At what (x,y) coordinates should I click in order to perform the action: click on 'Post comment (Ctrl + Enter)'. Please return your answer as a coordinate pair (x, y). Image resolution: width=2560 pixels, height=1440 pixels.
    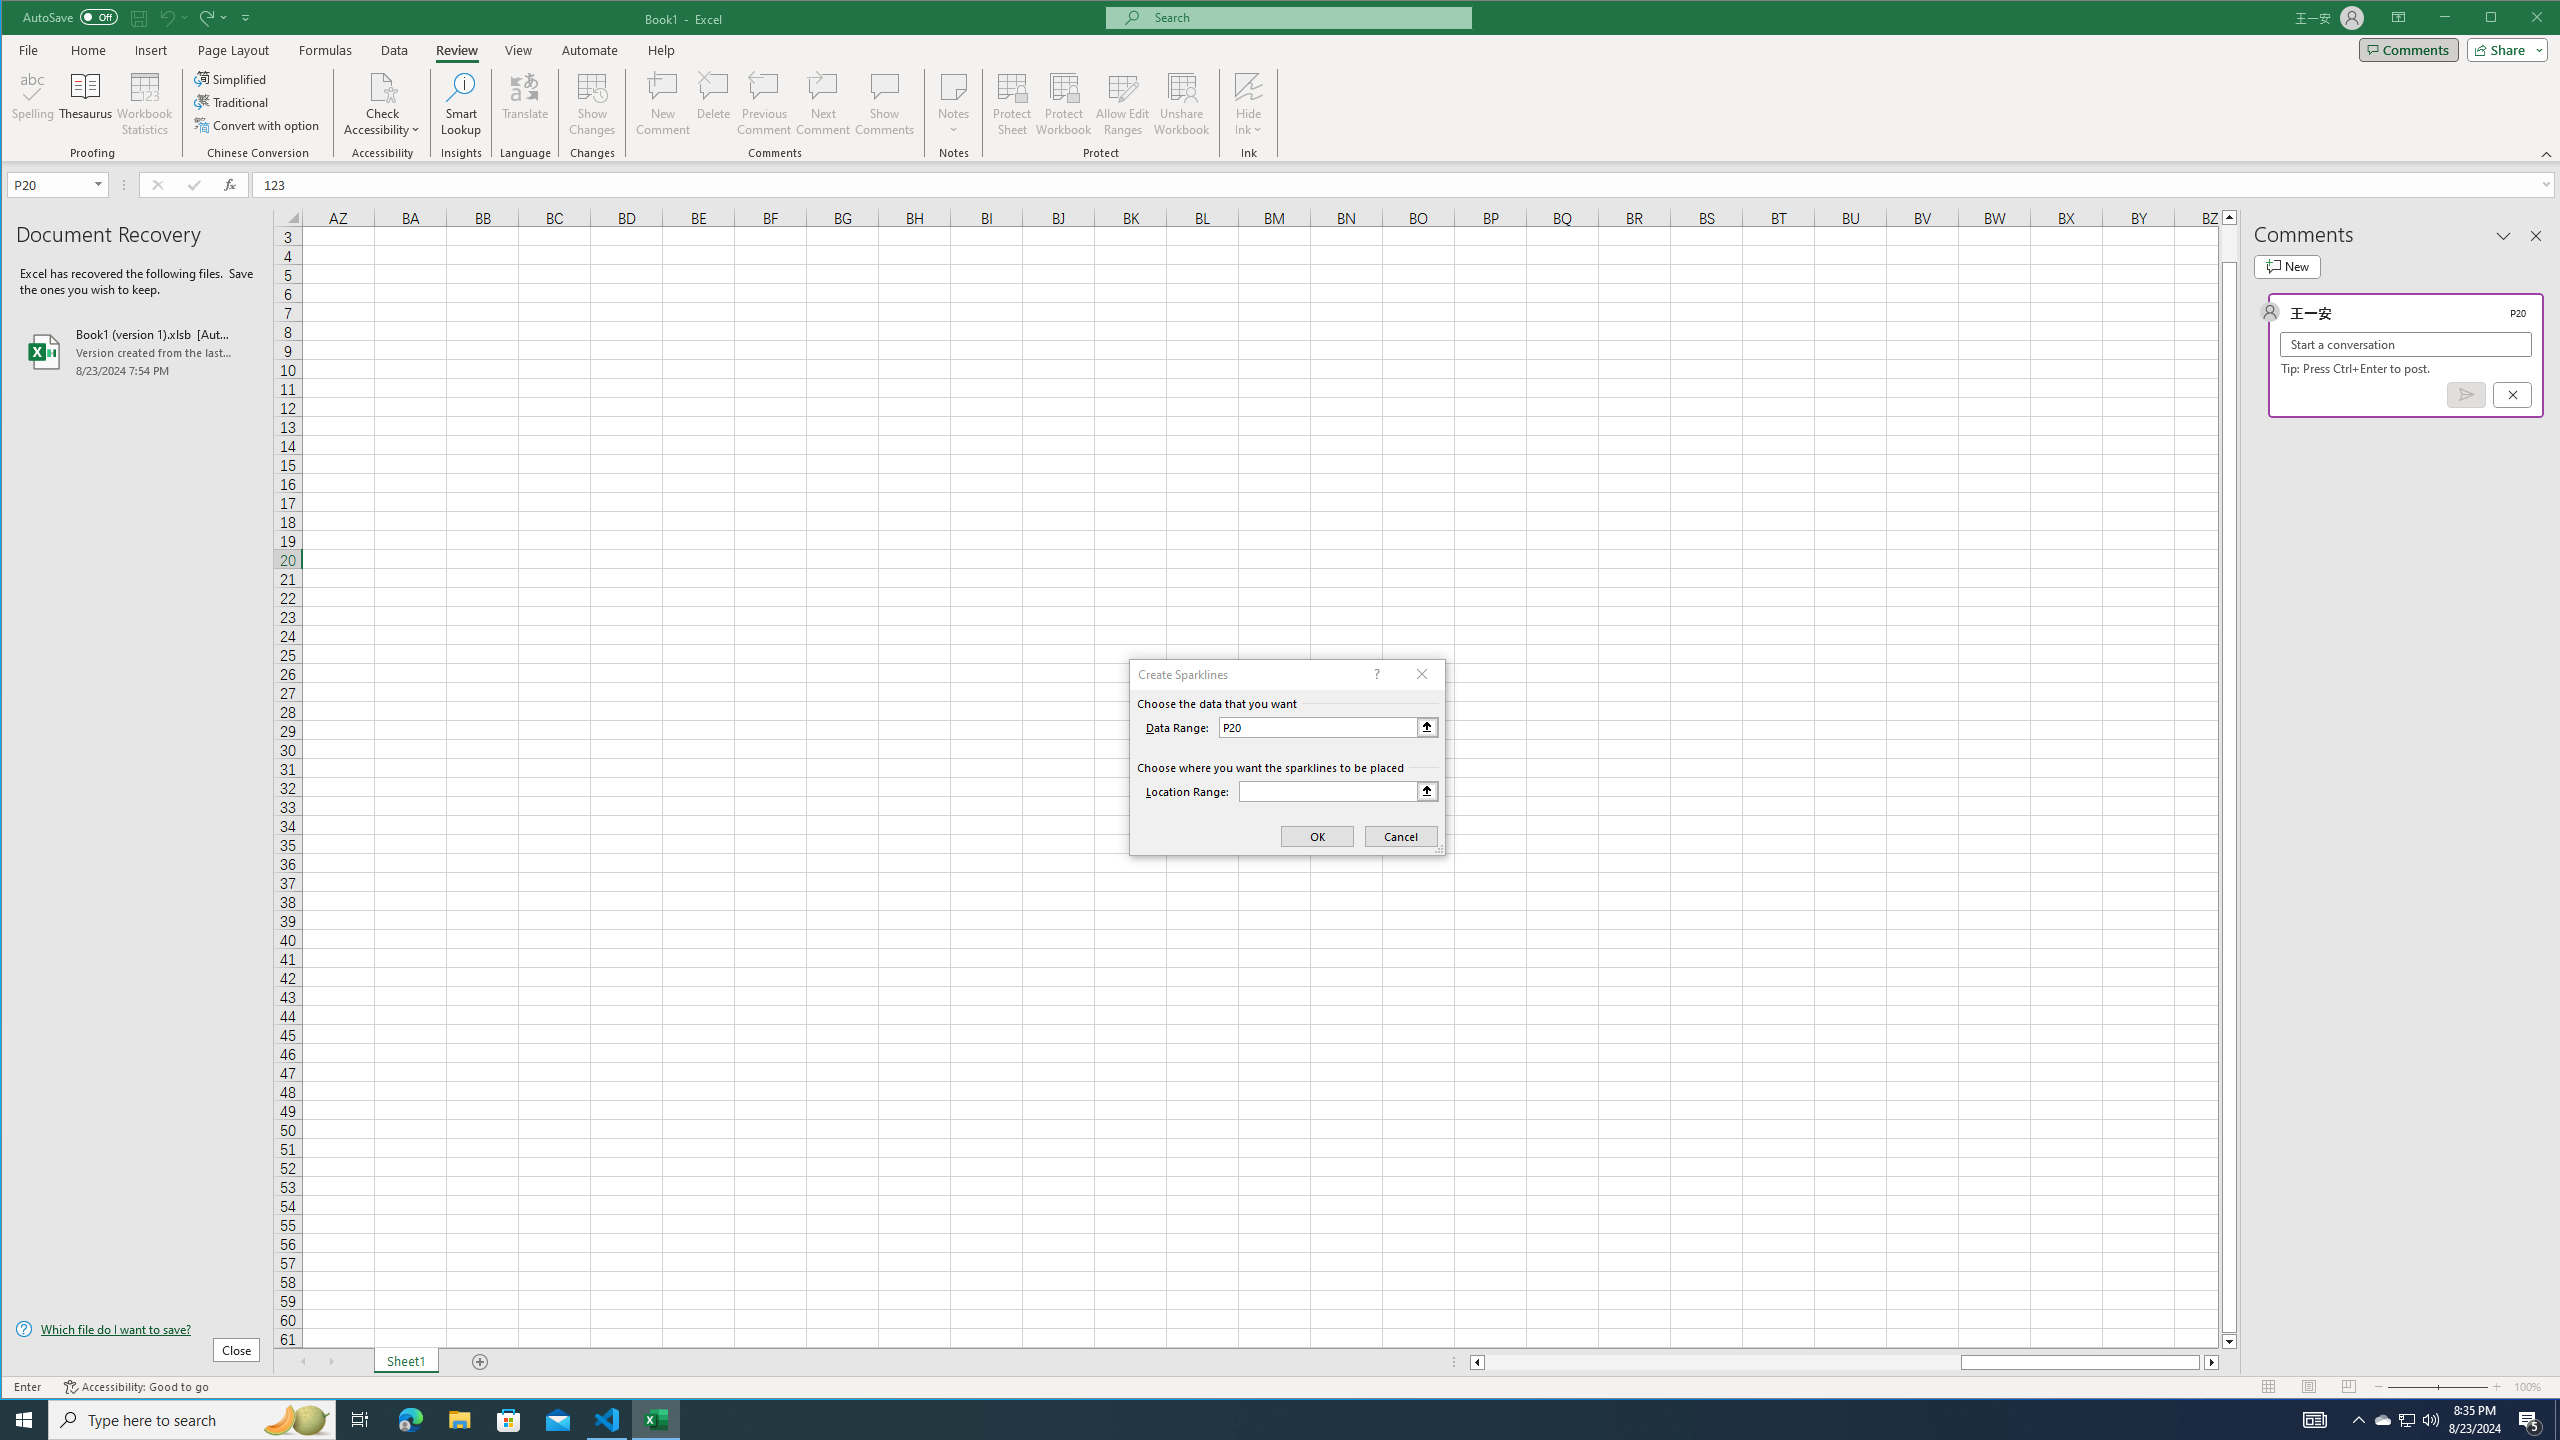
    Looking at the image, I should click on (2466, 394).